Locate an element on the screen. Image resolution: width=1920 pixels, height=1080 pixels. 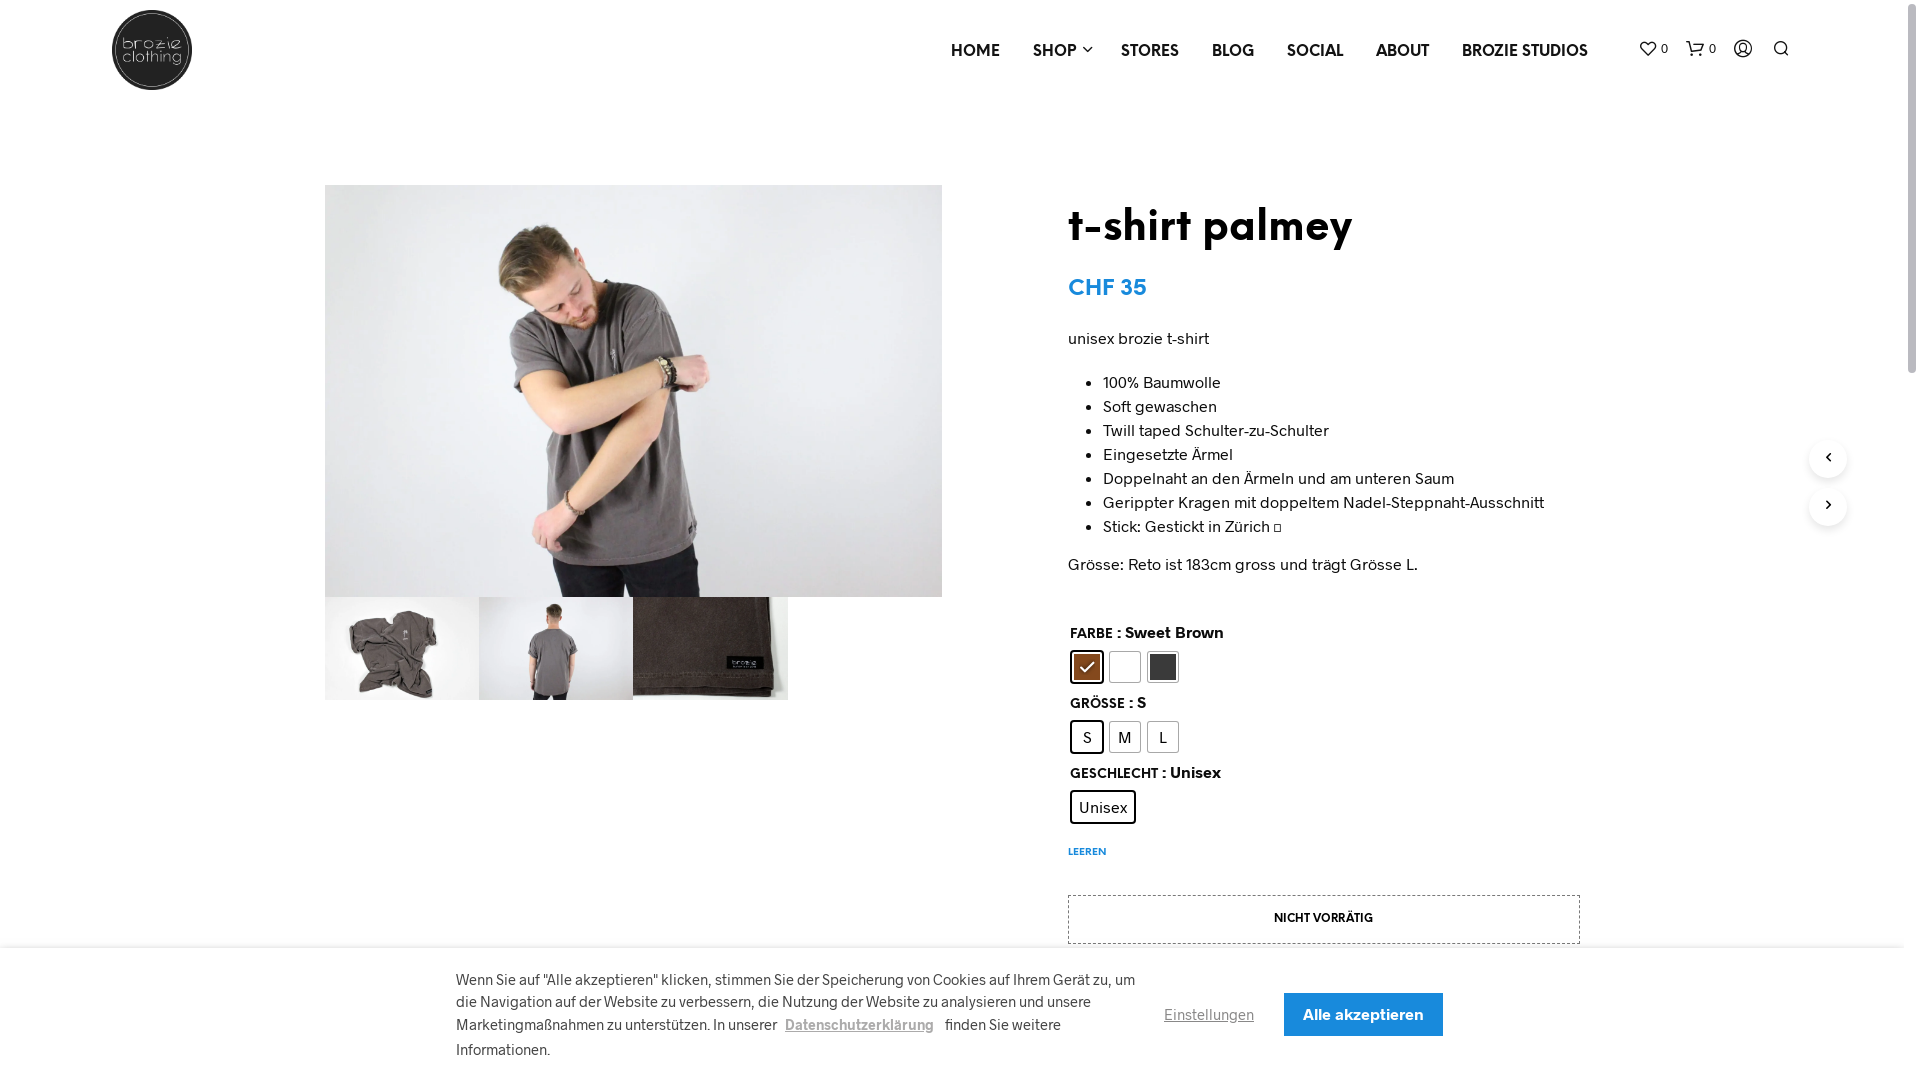
'SHOP' is located at coordinates (1017, 51).